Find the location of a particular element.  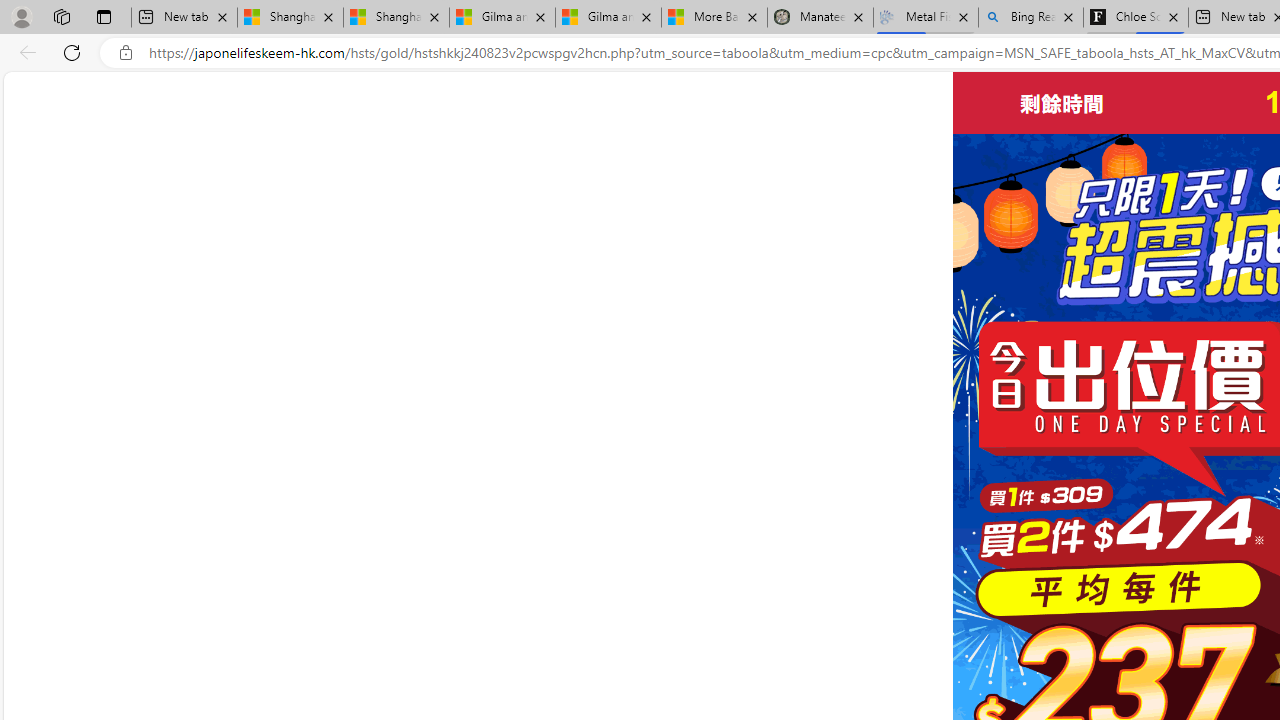

'Manatee Mortality Statistics | FWC' is located at coordinates (820, 17).